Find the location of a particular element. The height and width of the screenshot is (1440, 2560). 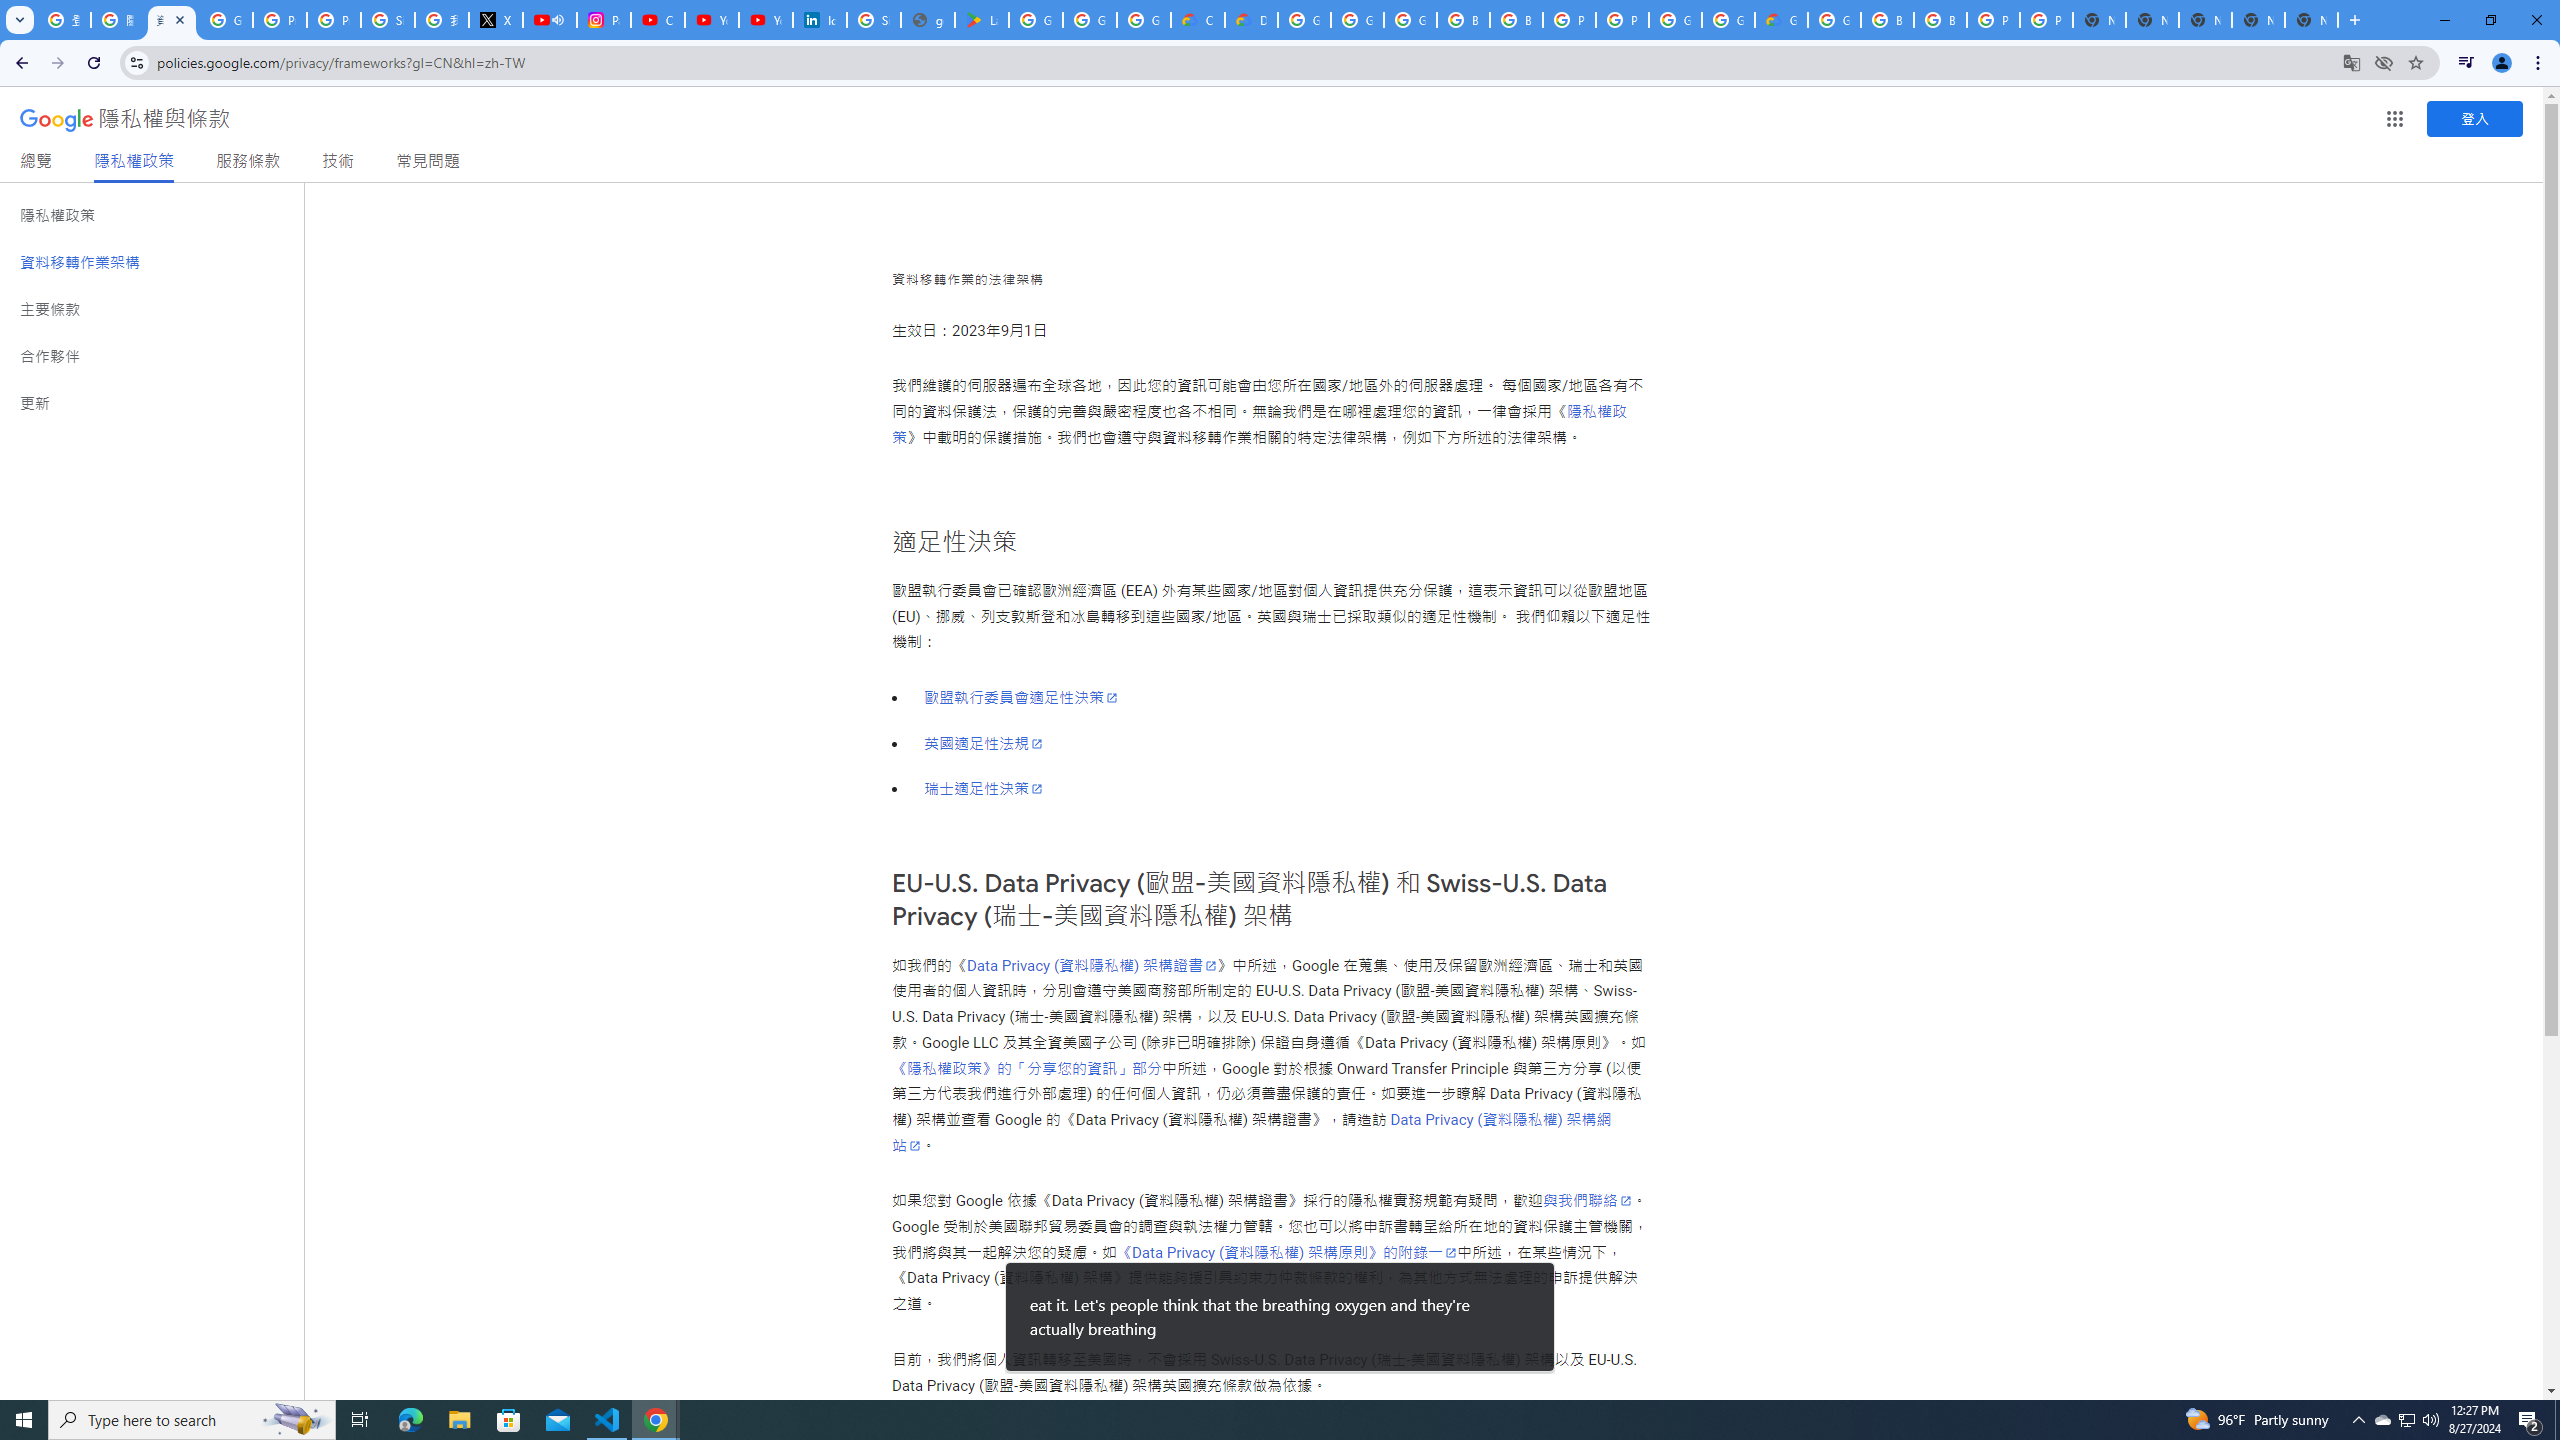

'X' is located at coordinates (496, 19).